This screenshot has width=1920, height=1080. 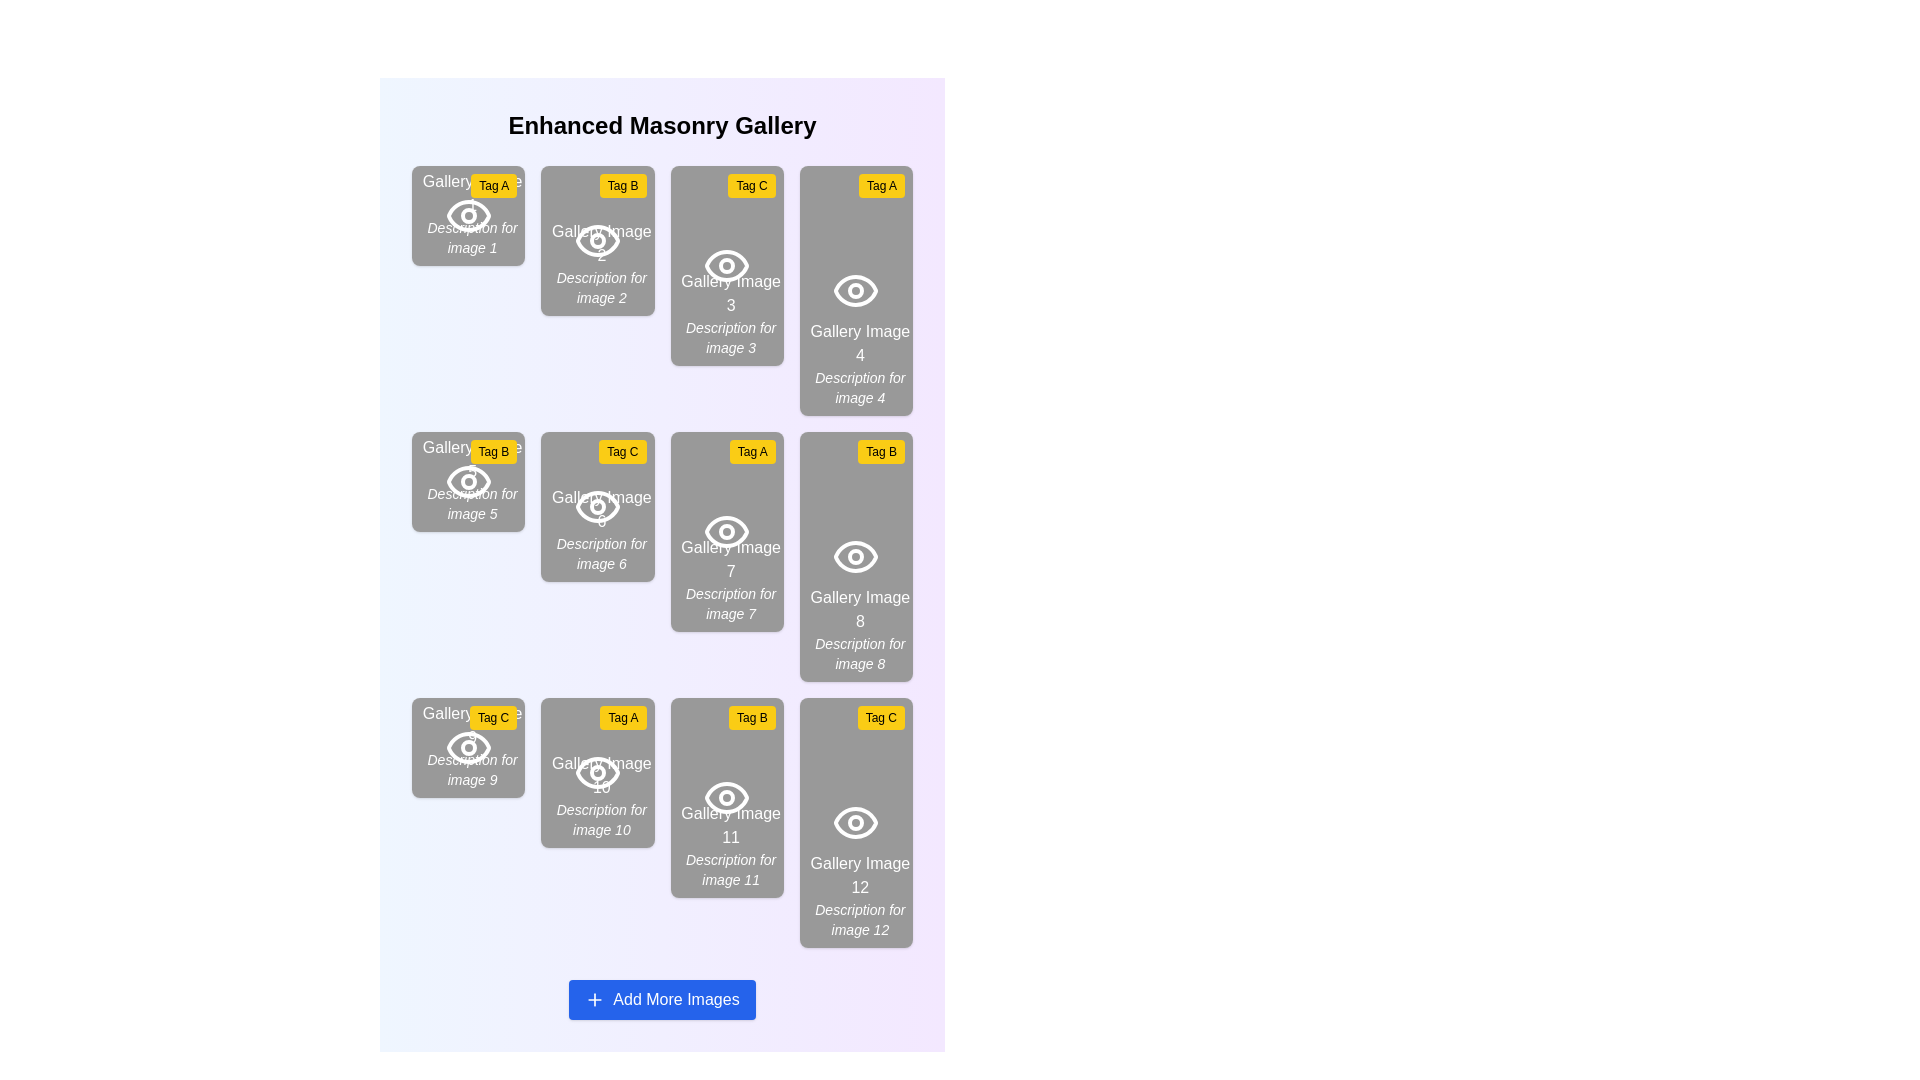 I want to click on the small circular icon located within the eye-shaped icon of the 'Gallery Image 8' card, so click(x=856, y=556).